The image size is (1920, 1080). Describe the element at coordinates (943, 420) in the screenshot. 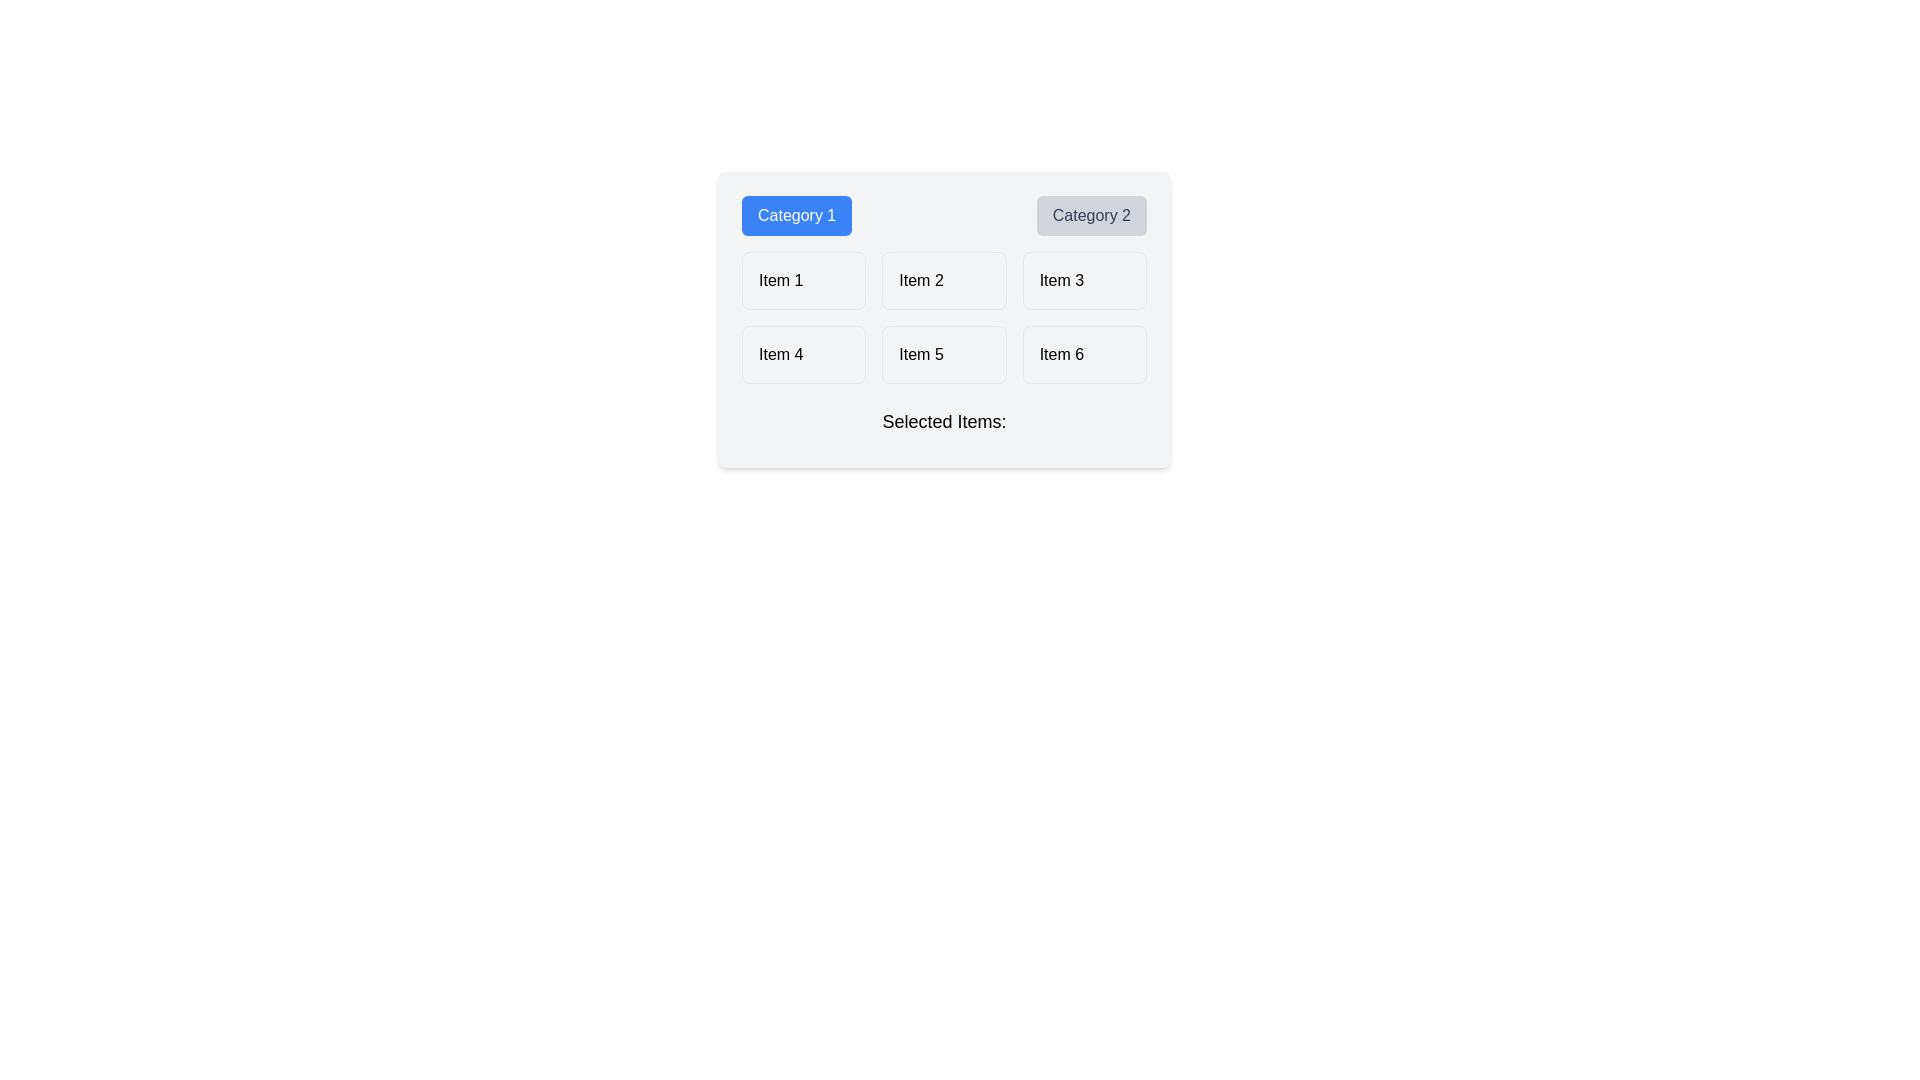

I see `the label indicating the section's contents, which is centrally aligned below a grid of items` at that location.